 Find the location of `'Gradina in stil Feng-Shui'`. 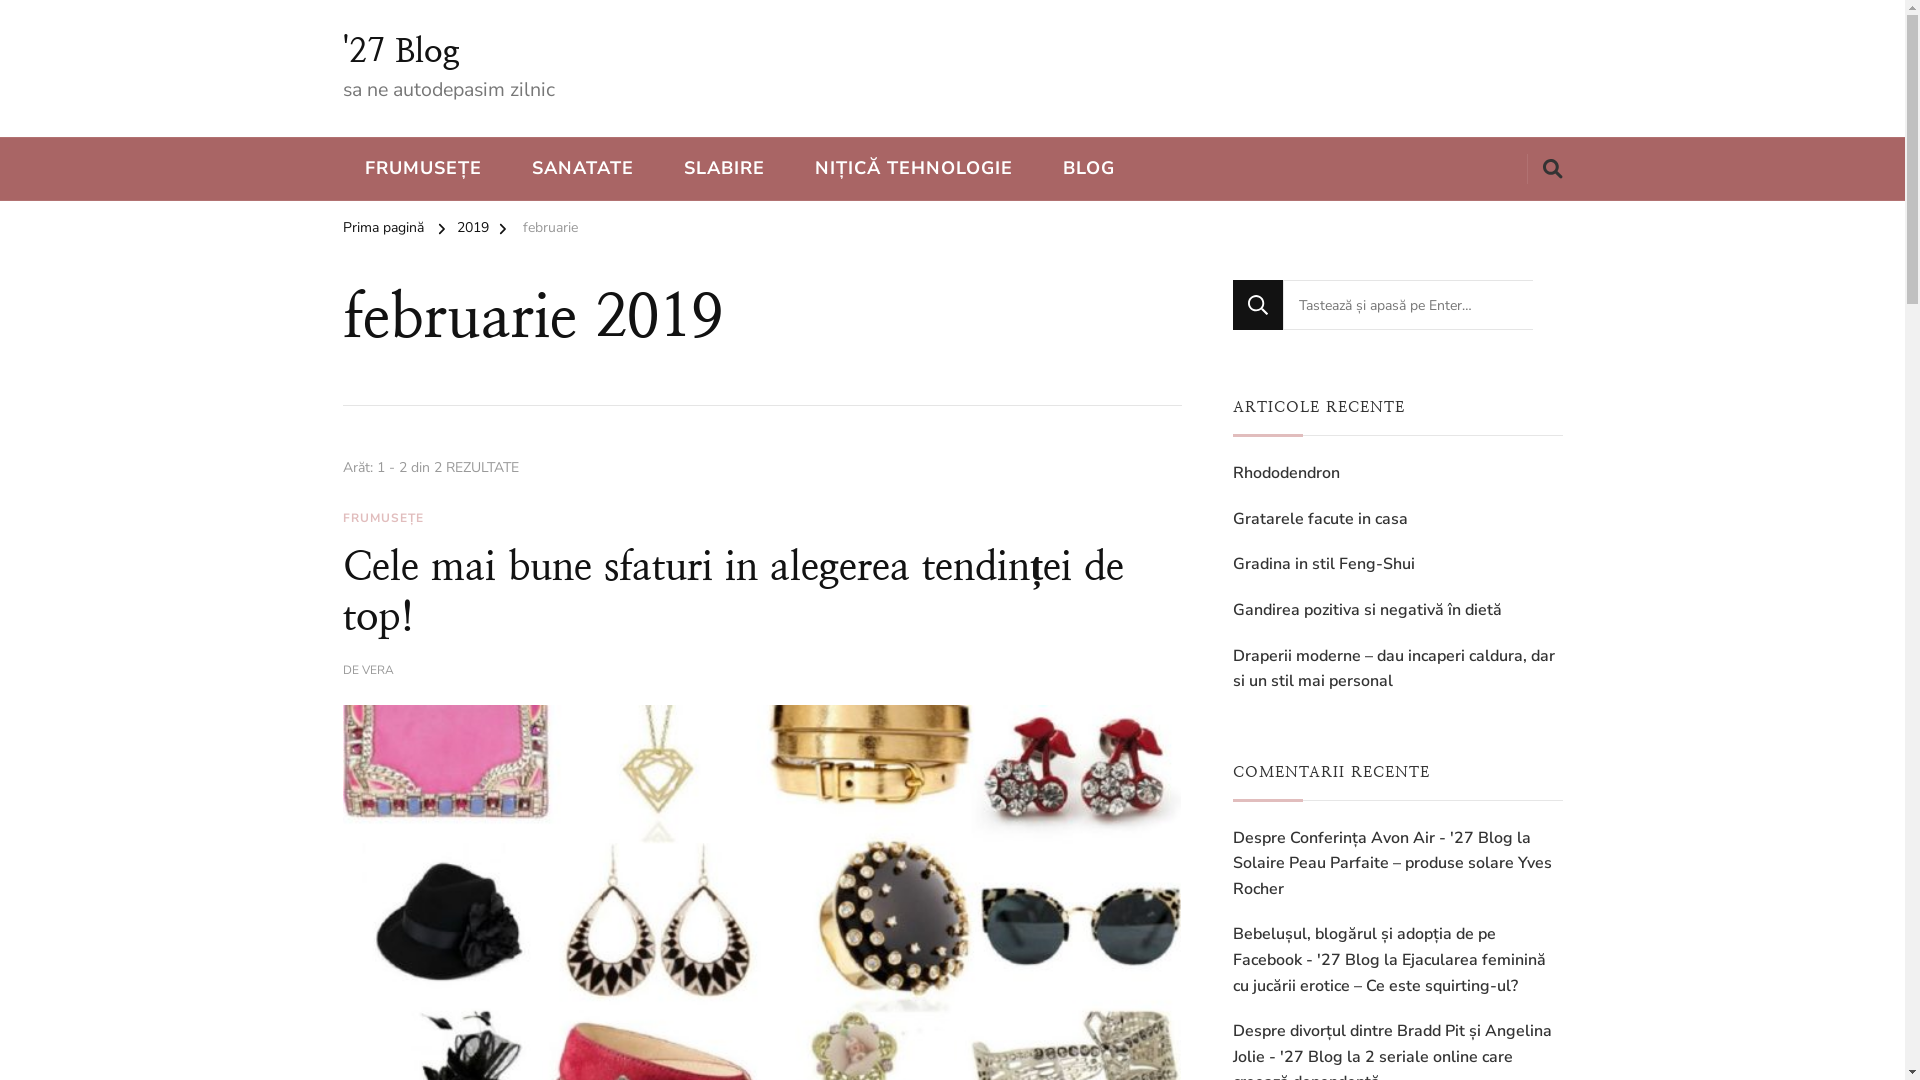

'Gradina in stil Feng-Shui' is located at coordinates (1323, 564).